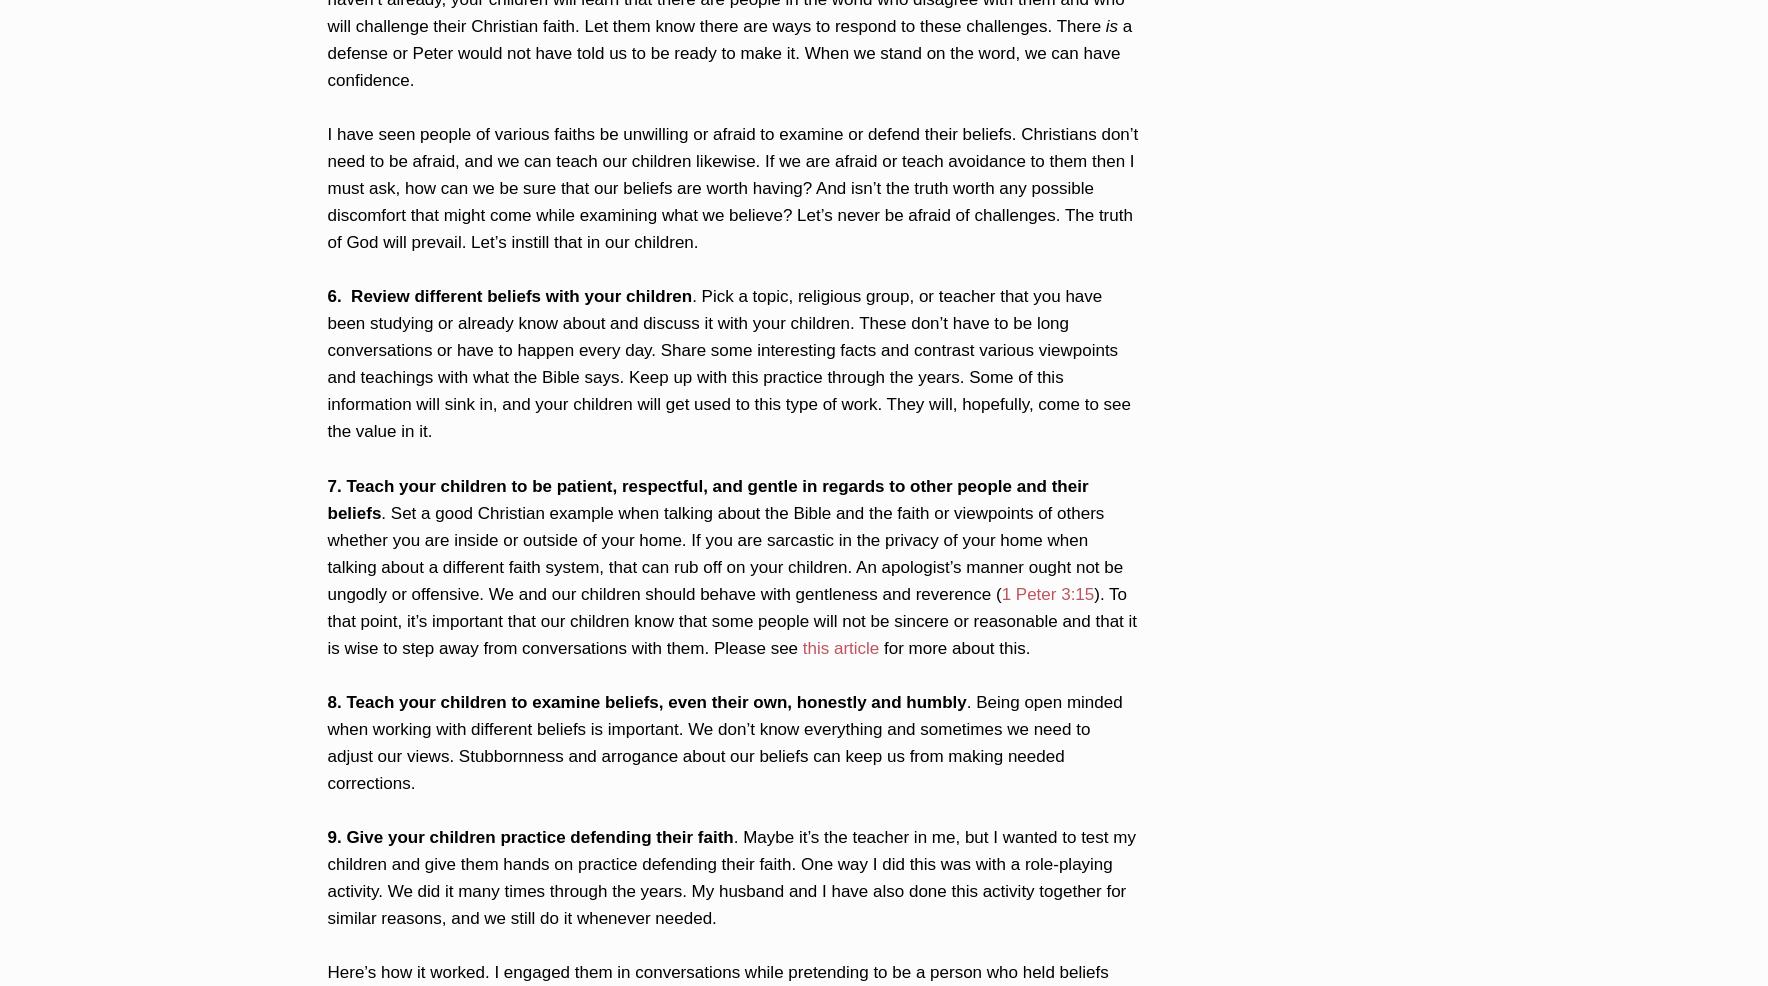 The image size is (1768, 986). What do you see at coordinates (731, 876) in the screenshot?
I see `'. Maybe it’s the teacher in me, but I wanted to test my children and give them hands on practice defending their faith. One way I did this was with a role-playing activity. We did it many times through the years. My husband and I have also done this activity together for similar reasons, and we still do it whenever needed.'` at bounding box center [731, 876].